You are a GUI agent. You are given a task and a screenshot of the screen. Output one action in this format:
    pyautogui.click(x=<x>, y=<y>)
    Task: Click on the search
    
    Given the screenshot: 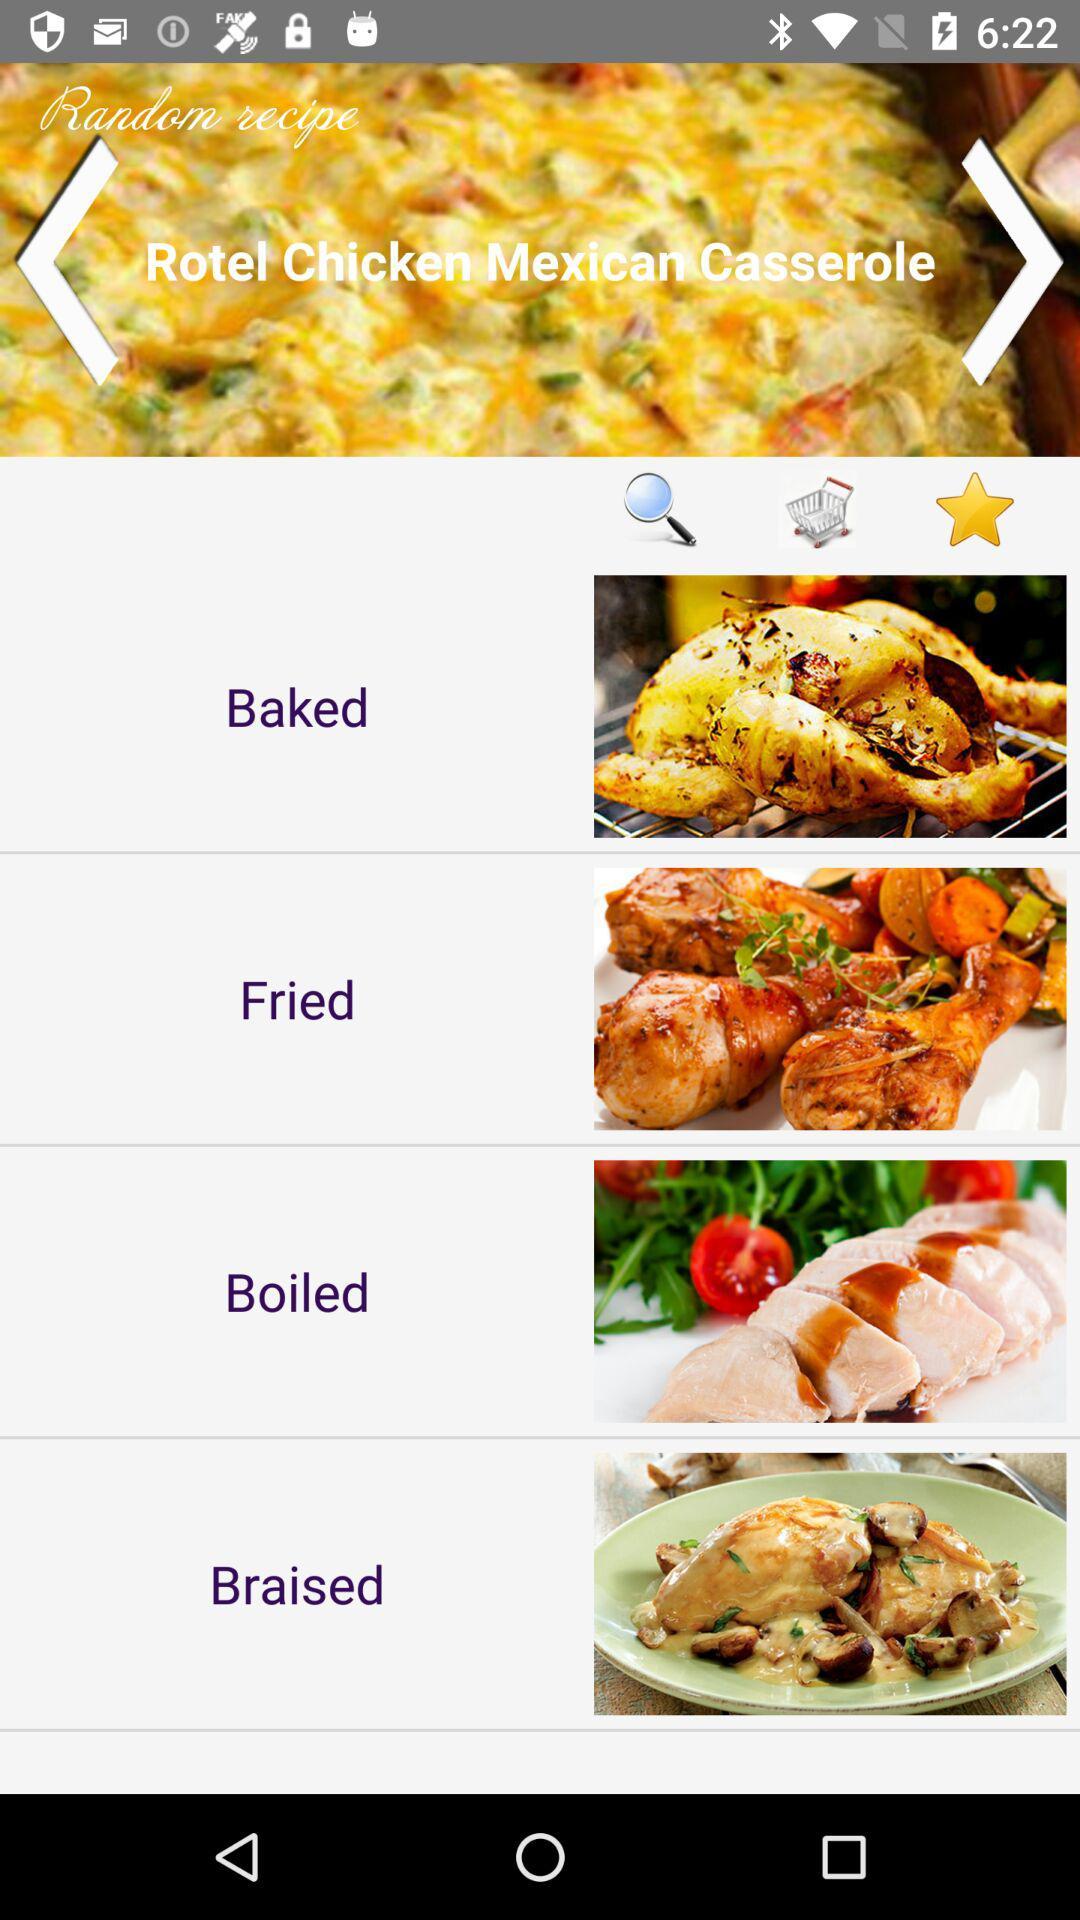 What is the action you would take?
    pyautogui.click(x=659, y=509)
    